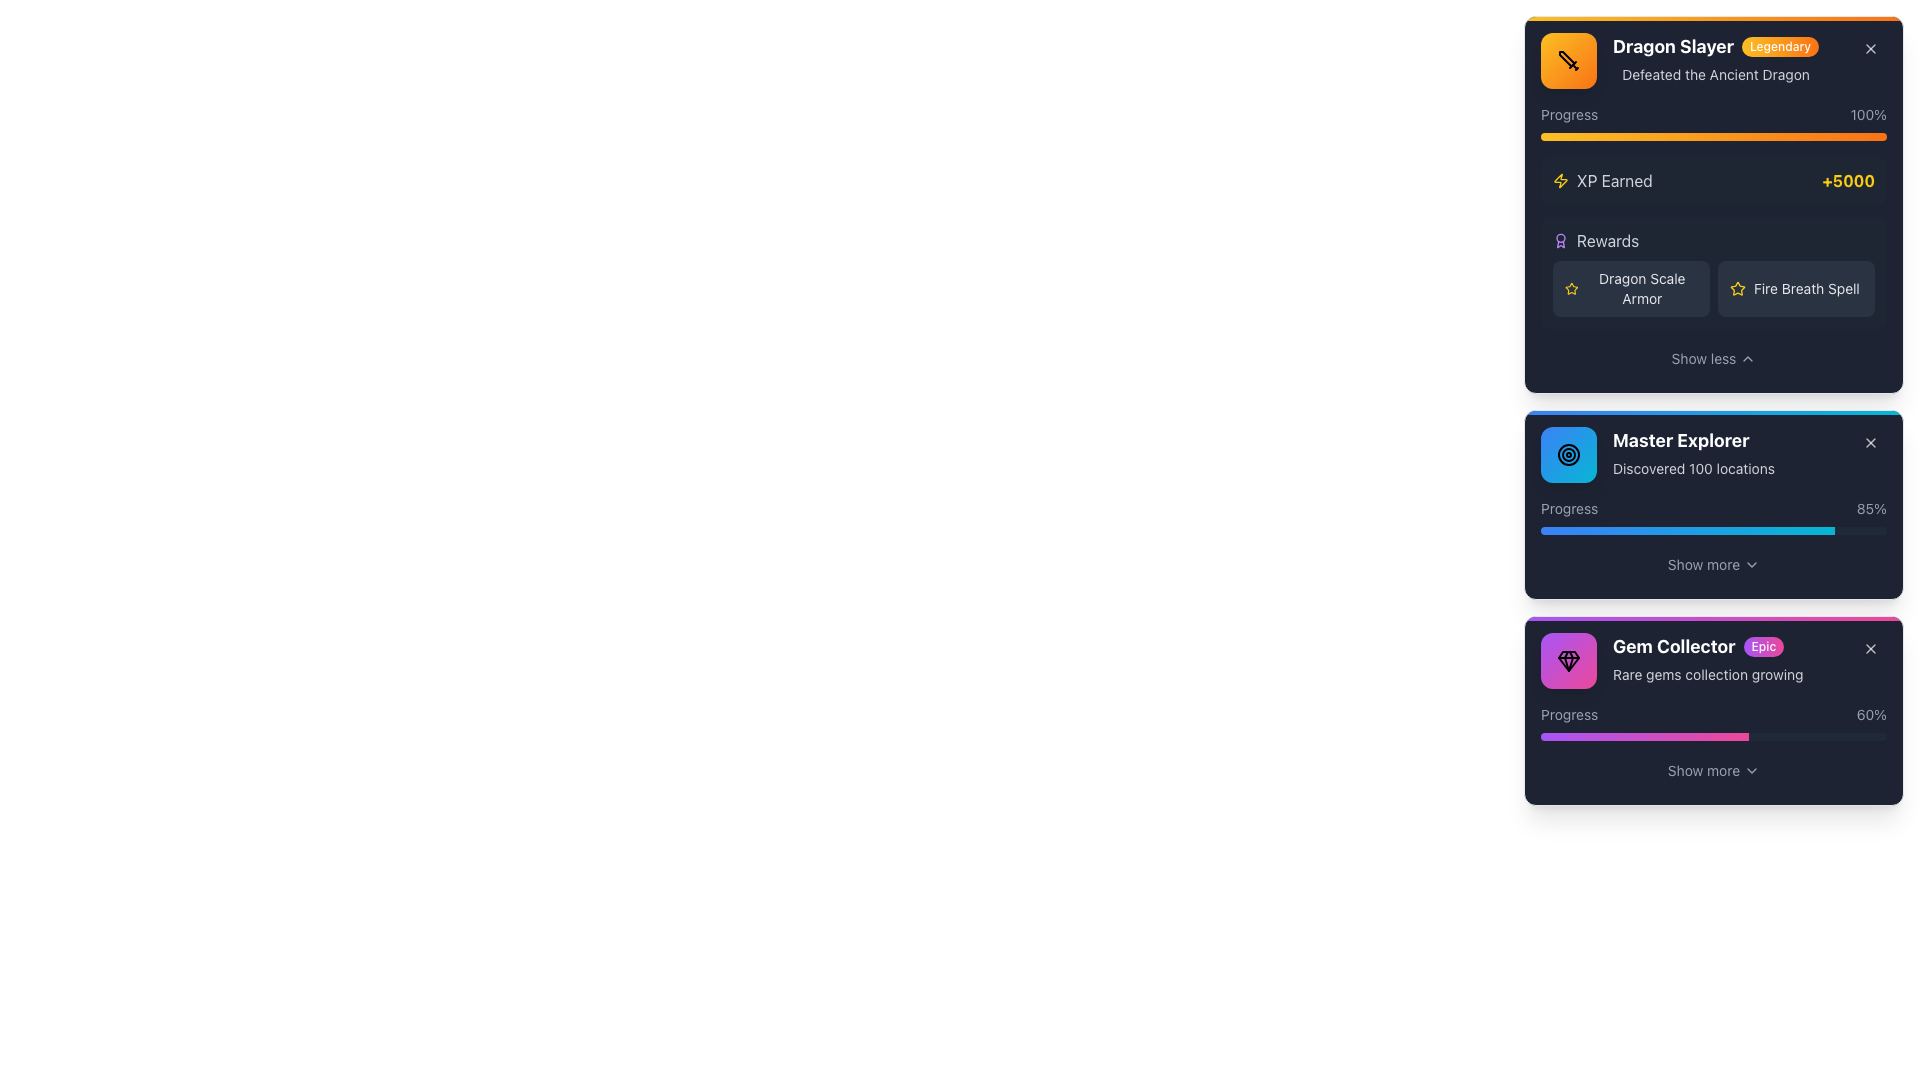 The image size is (1920, 1080). Describe the element at coordinates (1763, 647) in the screenshot. I see `the badge indicating the epic rarity level in the 'Gem Collector' section, located to the right of the 'Gem Collector' text` at that location.